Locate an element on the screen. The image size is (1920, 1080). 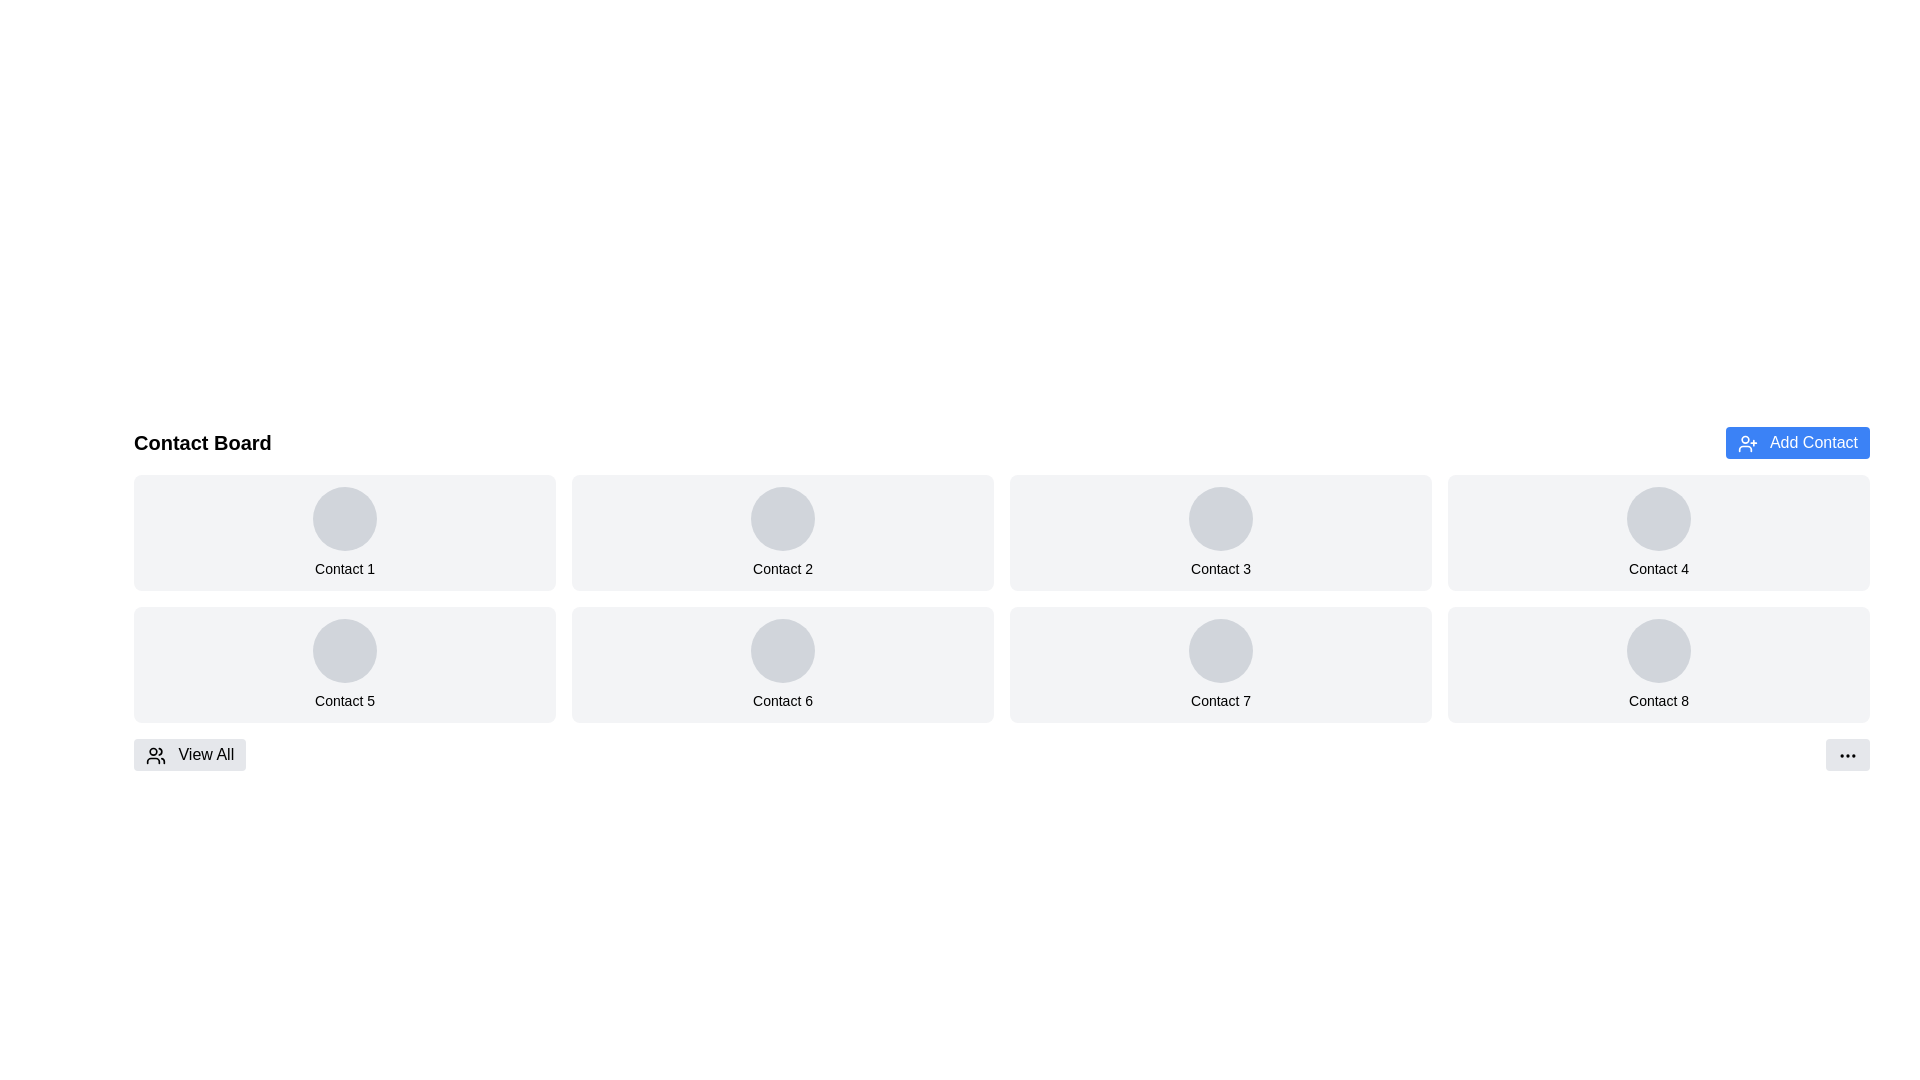
the icon representing a group or contacts that is part of the 'View All' button, located on the far left side of the button is located at coordinates (155, 755).